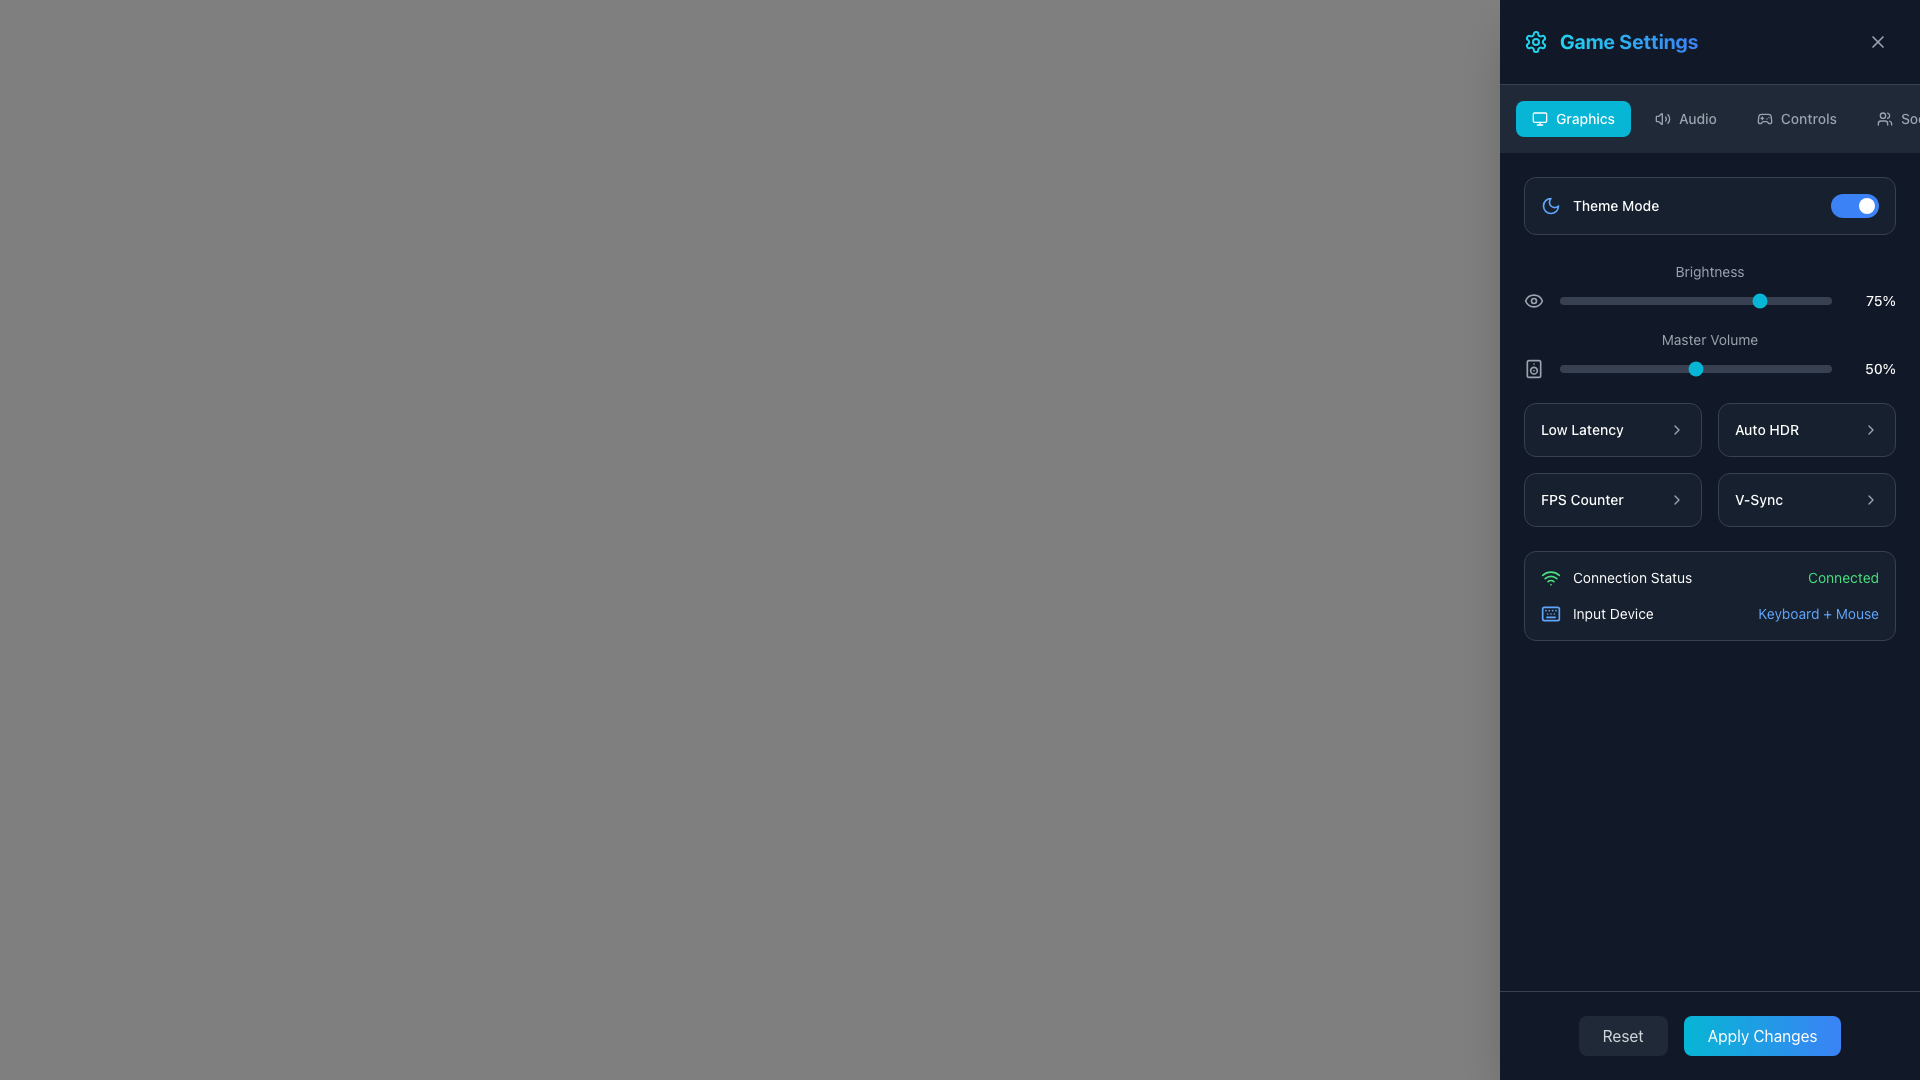 This screenshot has height=1080, width=1920. I want to click on the 'FPS Counter' button, which is a rectangular button with a dark gray background and a forward arrow icon, so click(1612, 499).